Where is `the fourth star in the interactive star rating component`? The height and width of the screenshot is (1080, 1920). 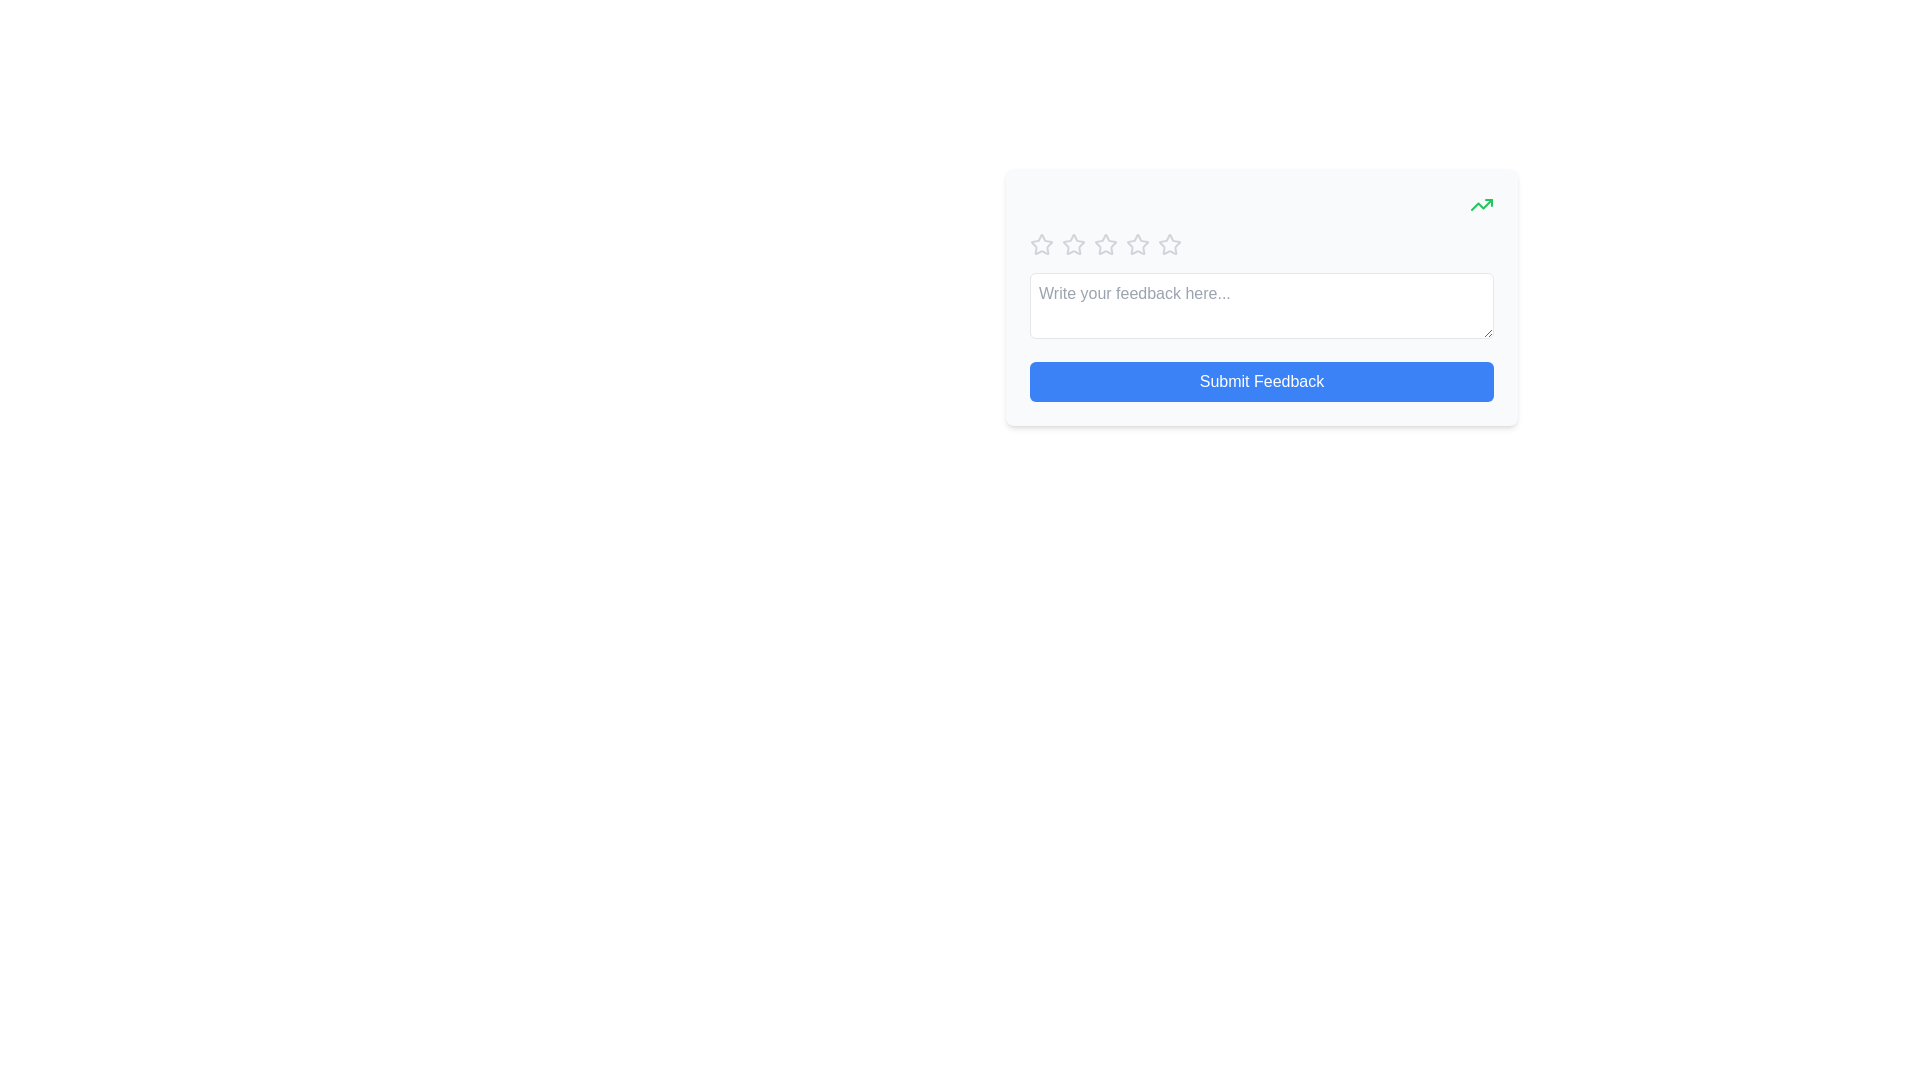 the fourth star in the interactive star rating component is located at coordinates (1137, 244).